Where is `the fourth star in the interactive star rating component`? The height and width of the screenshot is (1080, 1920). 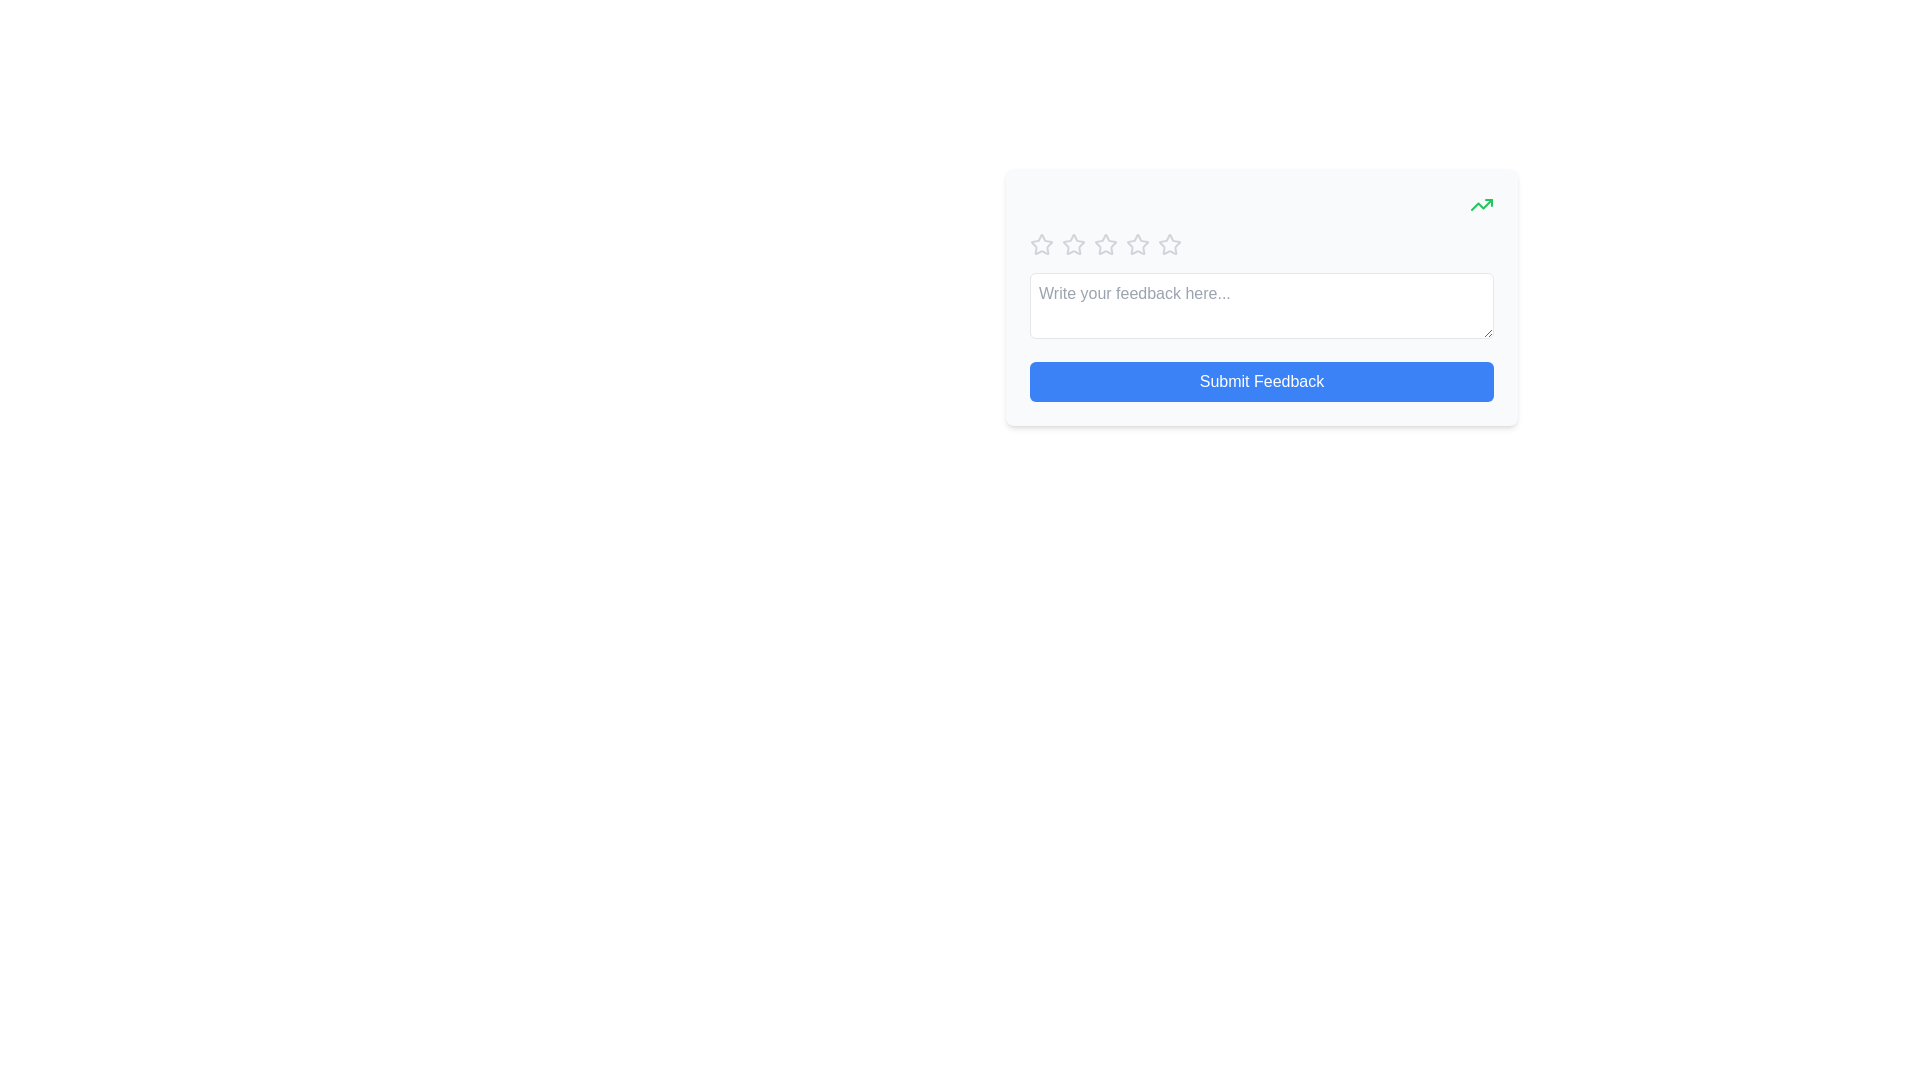 the fourth star in the interactive star rating component is located at coordinates (1137, 244).